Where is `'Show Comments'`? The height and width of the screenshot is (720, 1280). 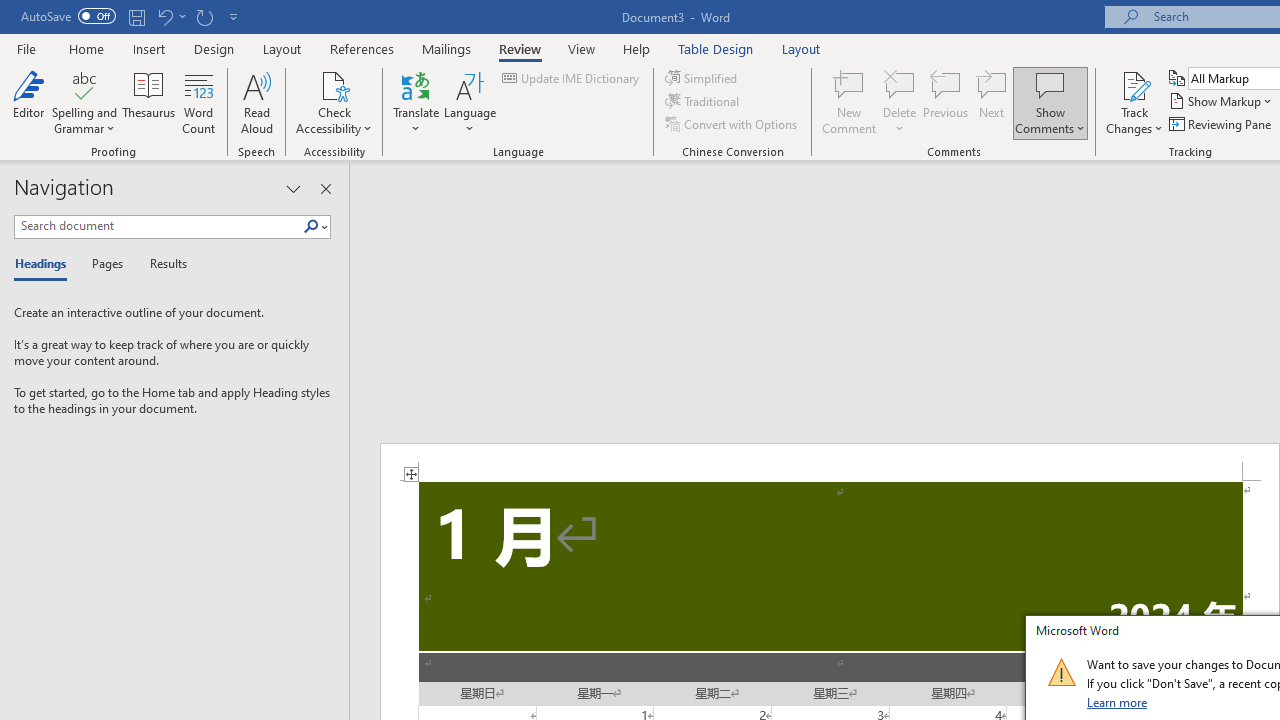
'Show Comments' is located at coordinates (1049, 84).